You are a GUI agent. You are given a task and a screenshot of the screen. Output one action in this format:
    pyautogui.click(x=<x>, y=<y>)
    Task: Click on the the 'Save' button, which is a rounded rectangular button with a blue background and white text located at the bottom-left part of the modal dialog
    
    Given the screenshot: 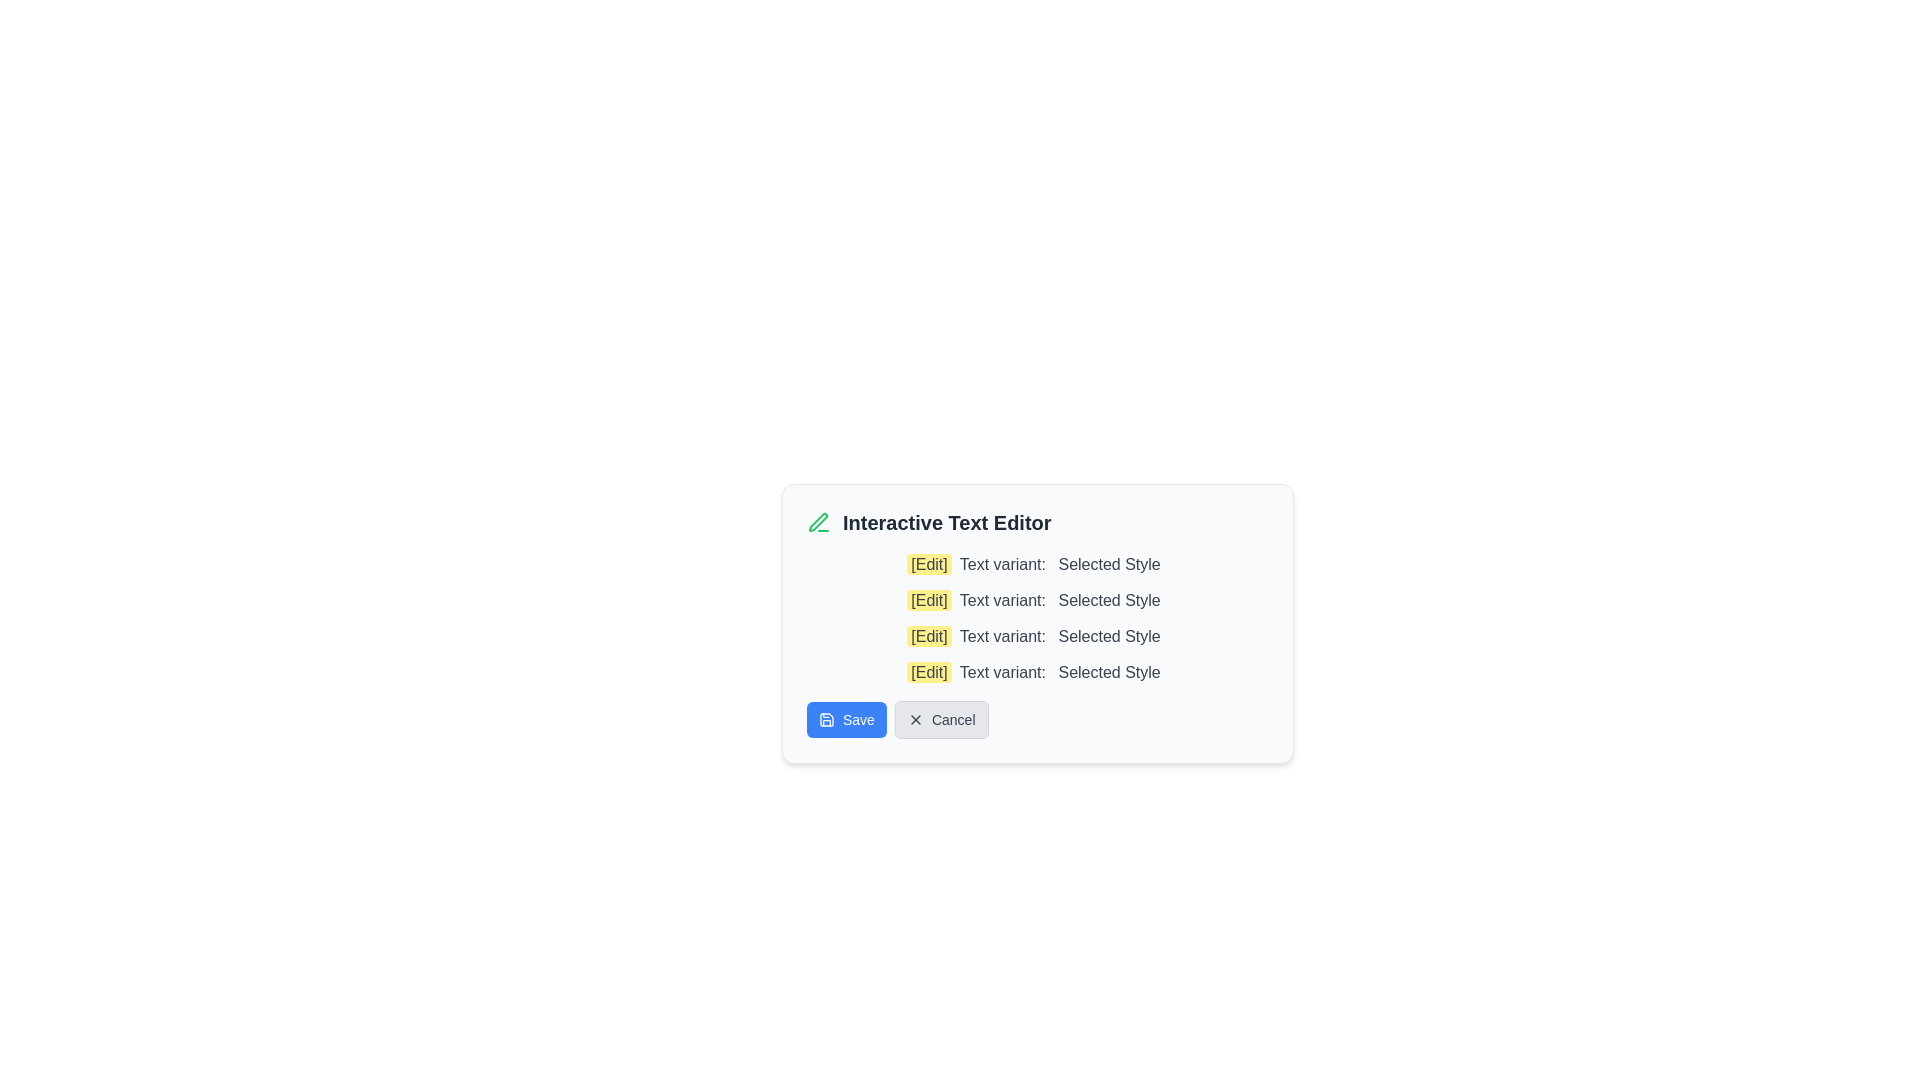 What is the action you would take?
    pyautogui.click(x=846, y=720)
    